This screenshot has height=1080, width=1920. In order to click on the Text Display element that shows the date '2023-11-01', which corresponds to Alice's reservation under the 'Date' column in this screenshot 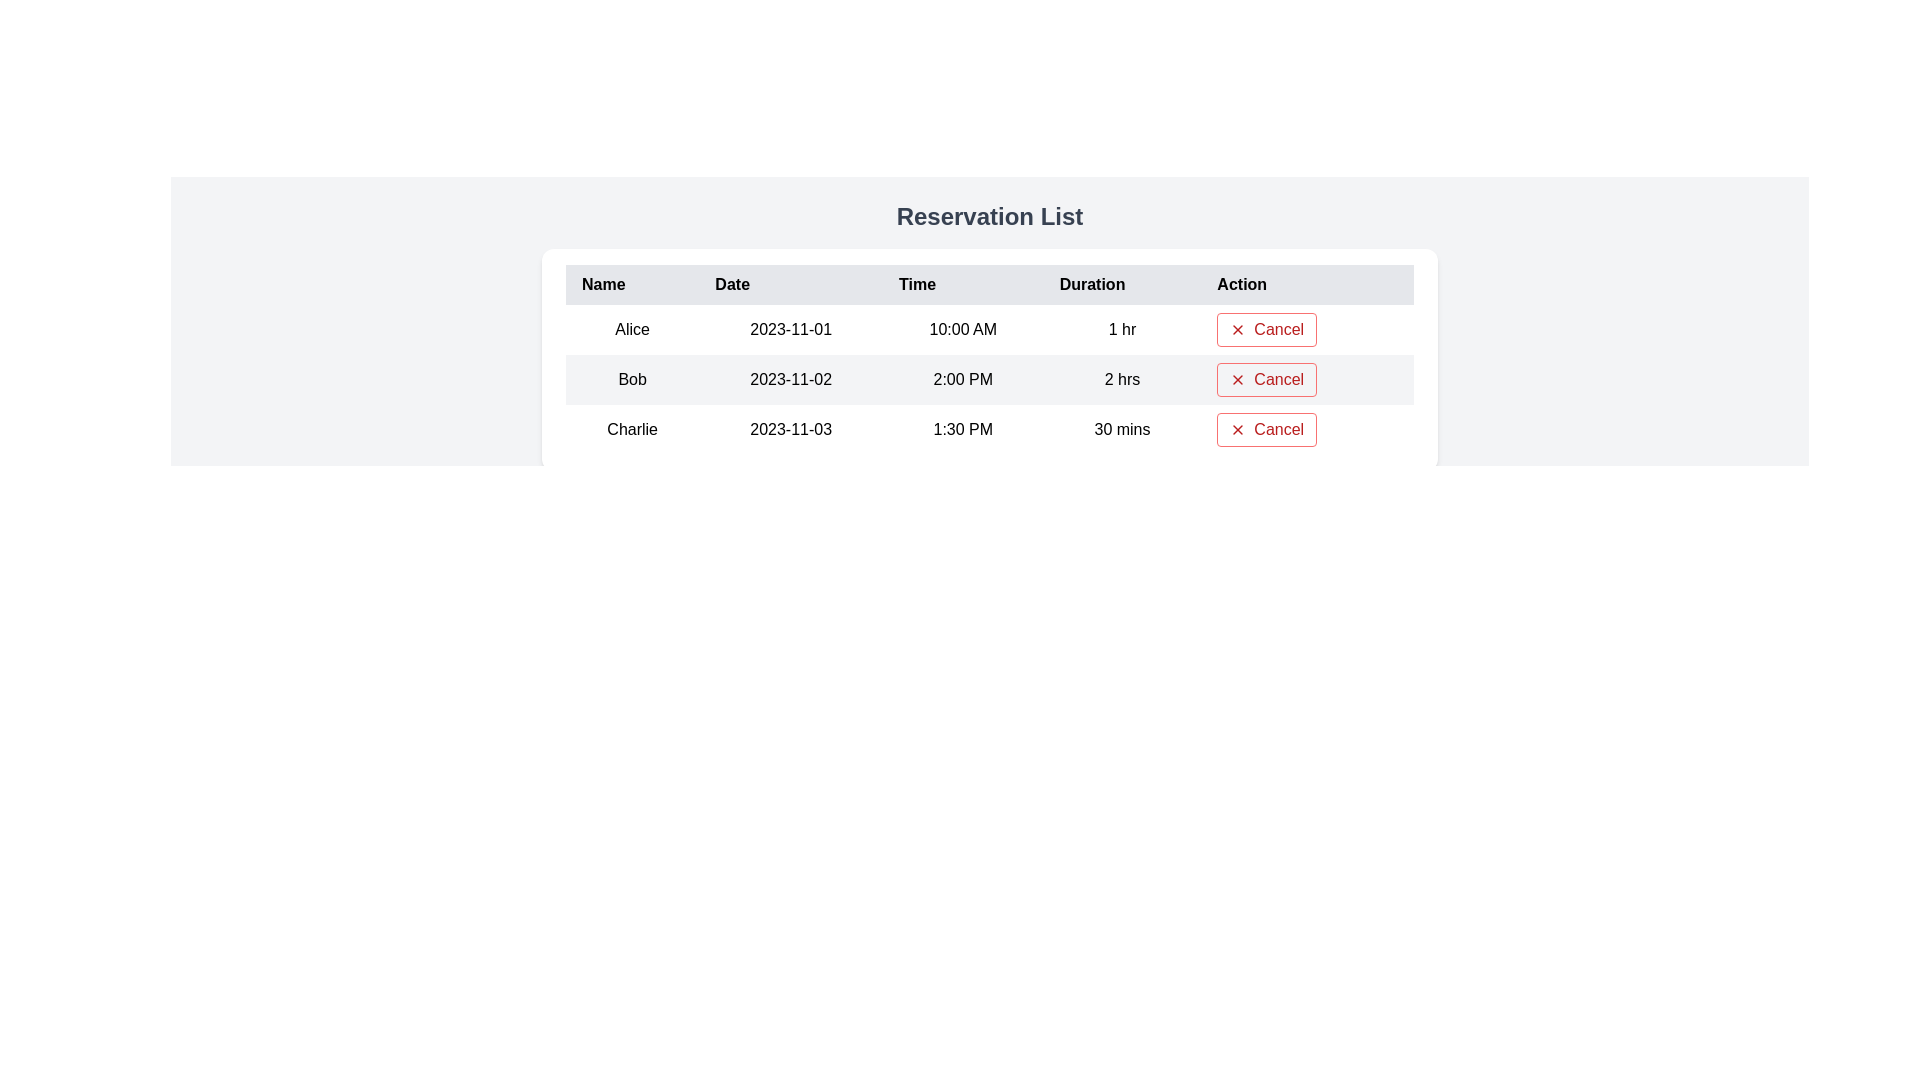, I will do `click(790, 329)`.